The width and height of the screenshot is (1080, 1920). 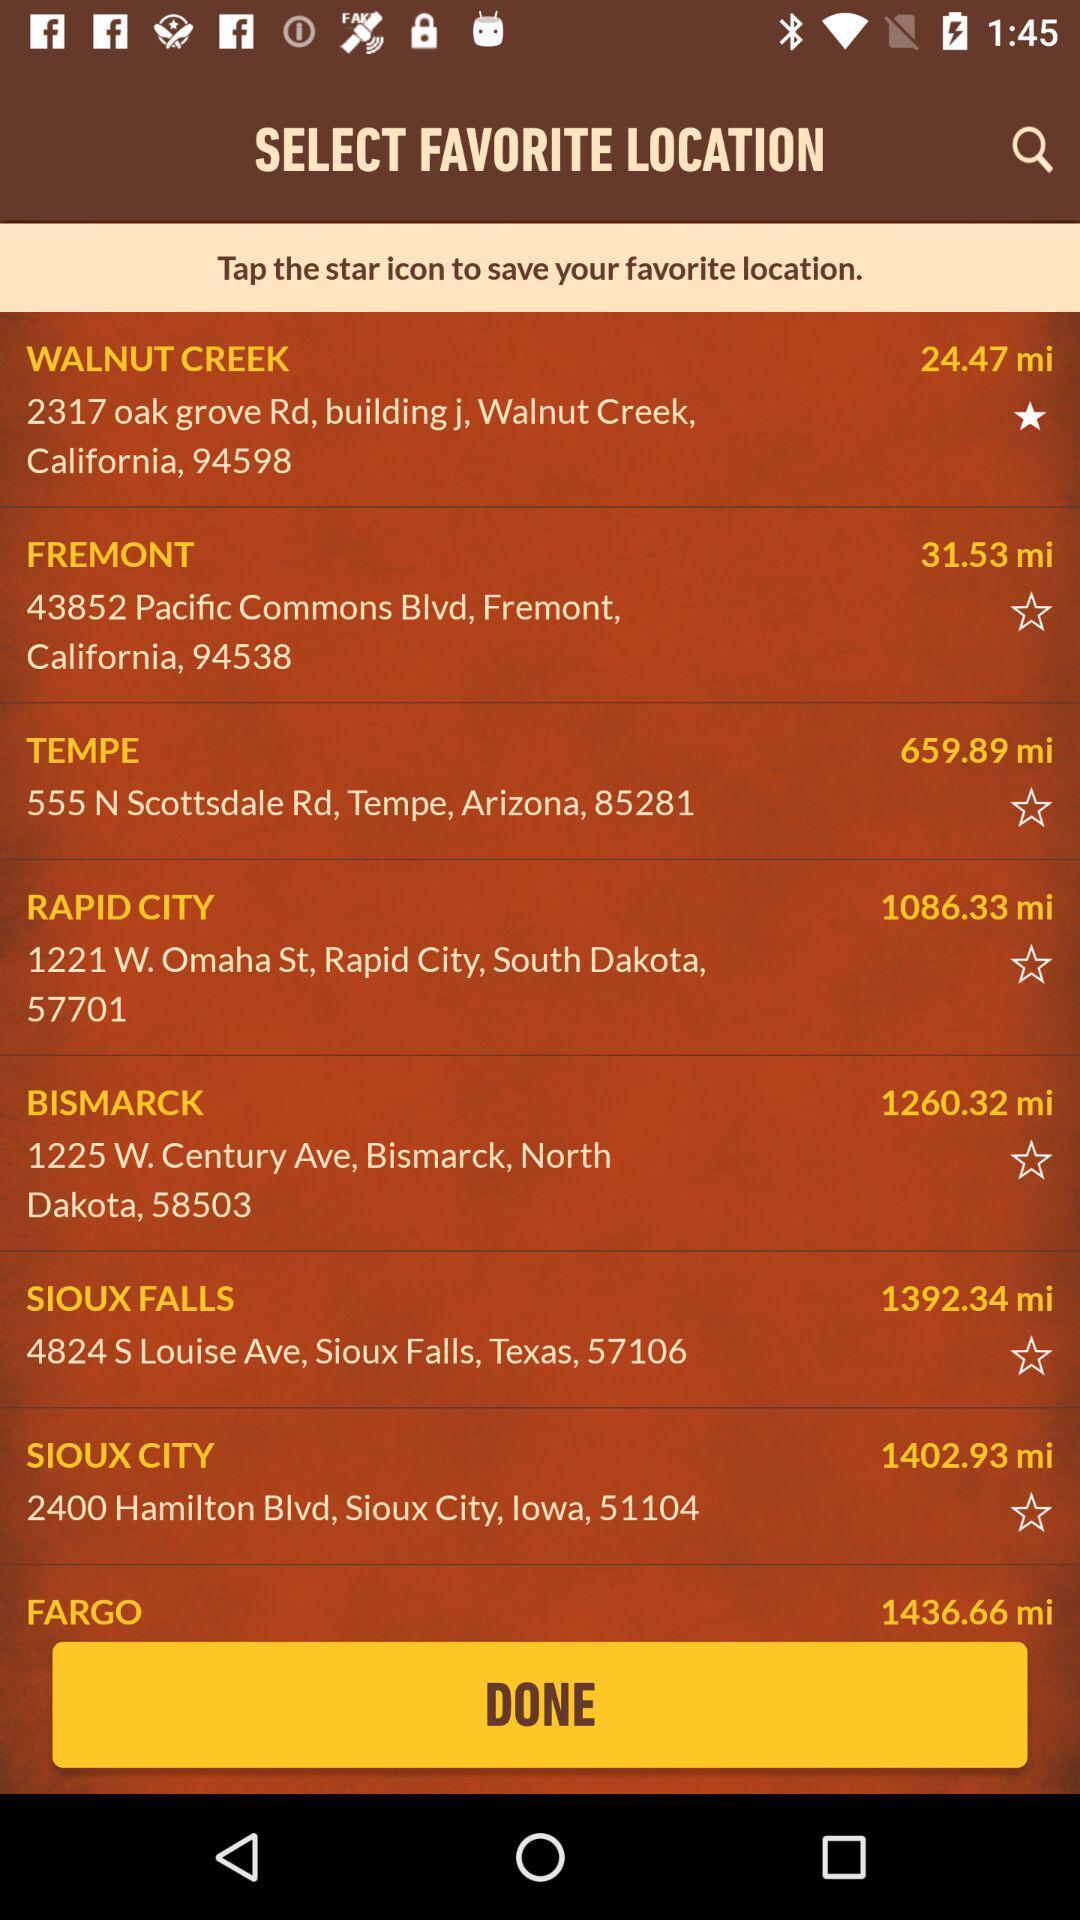 What do you see at coordinates (1032, 148) in the screenshot?
I see `search locations` at bounding box center [1032, 148].